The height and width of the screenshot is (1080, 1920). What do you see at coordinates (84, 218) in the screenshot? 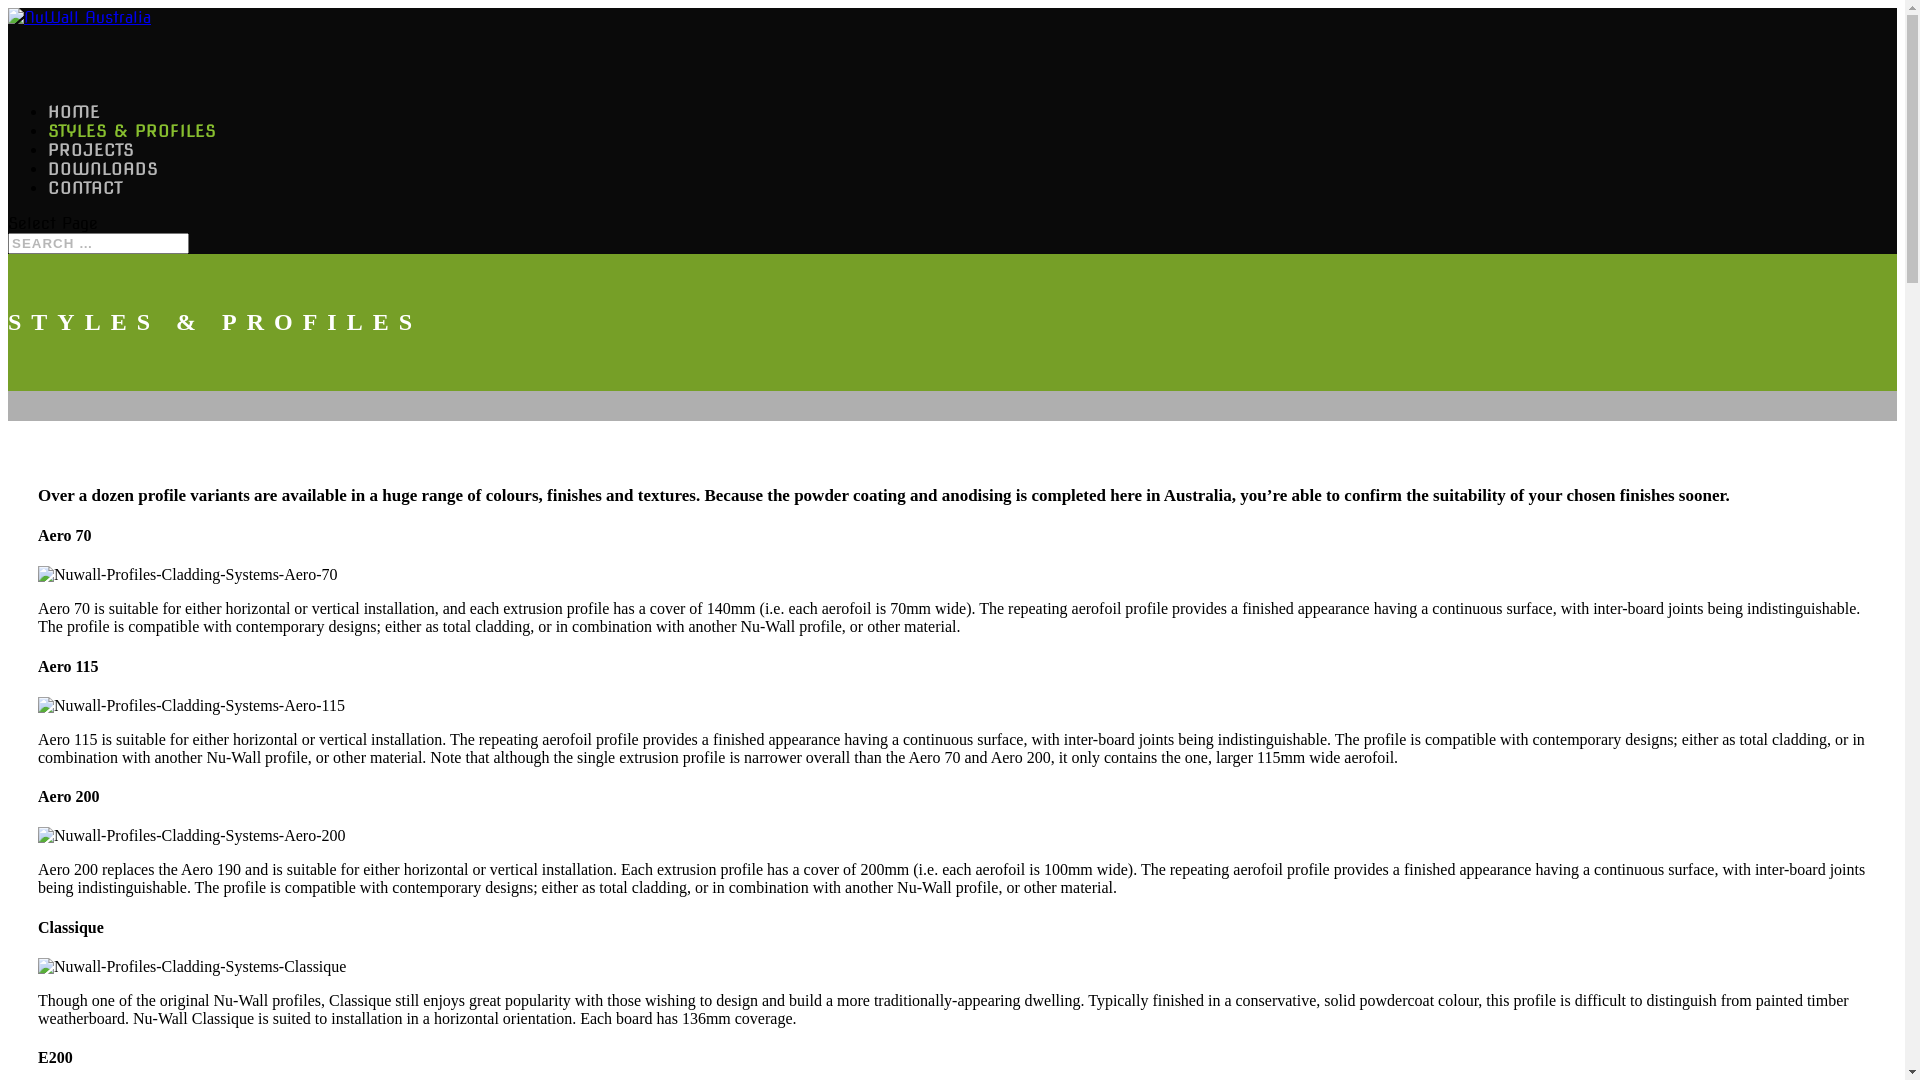
I see `'CONTACT'` at bounding box center [84, 218].